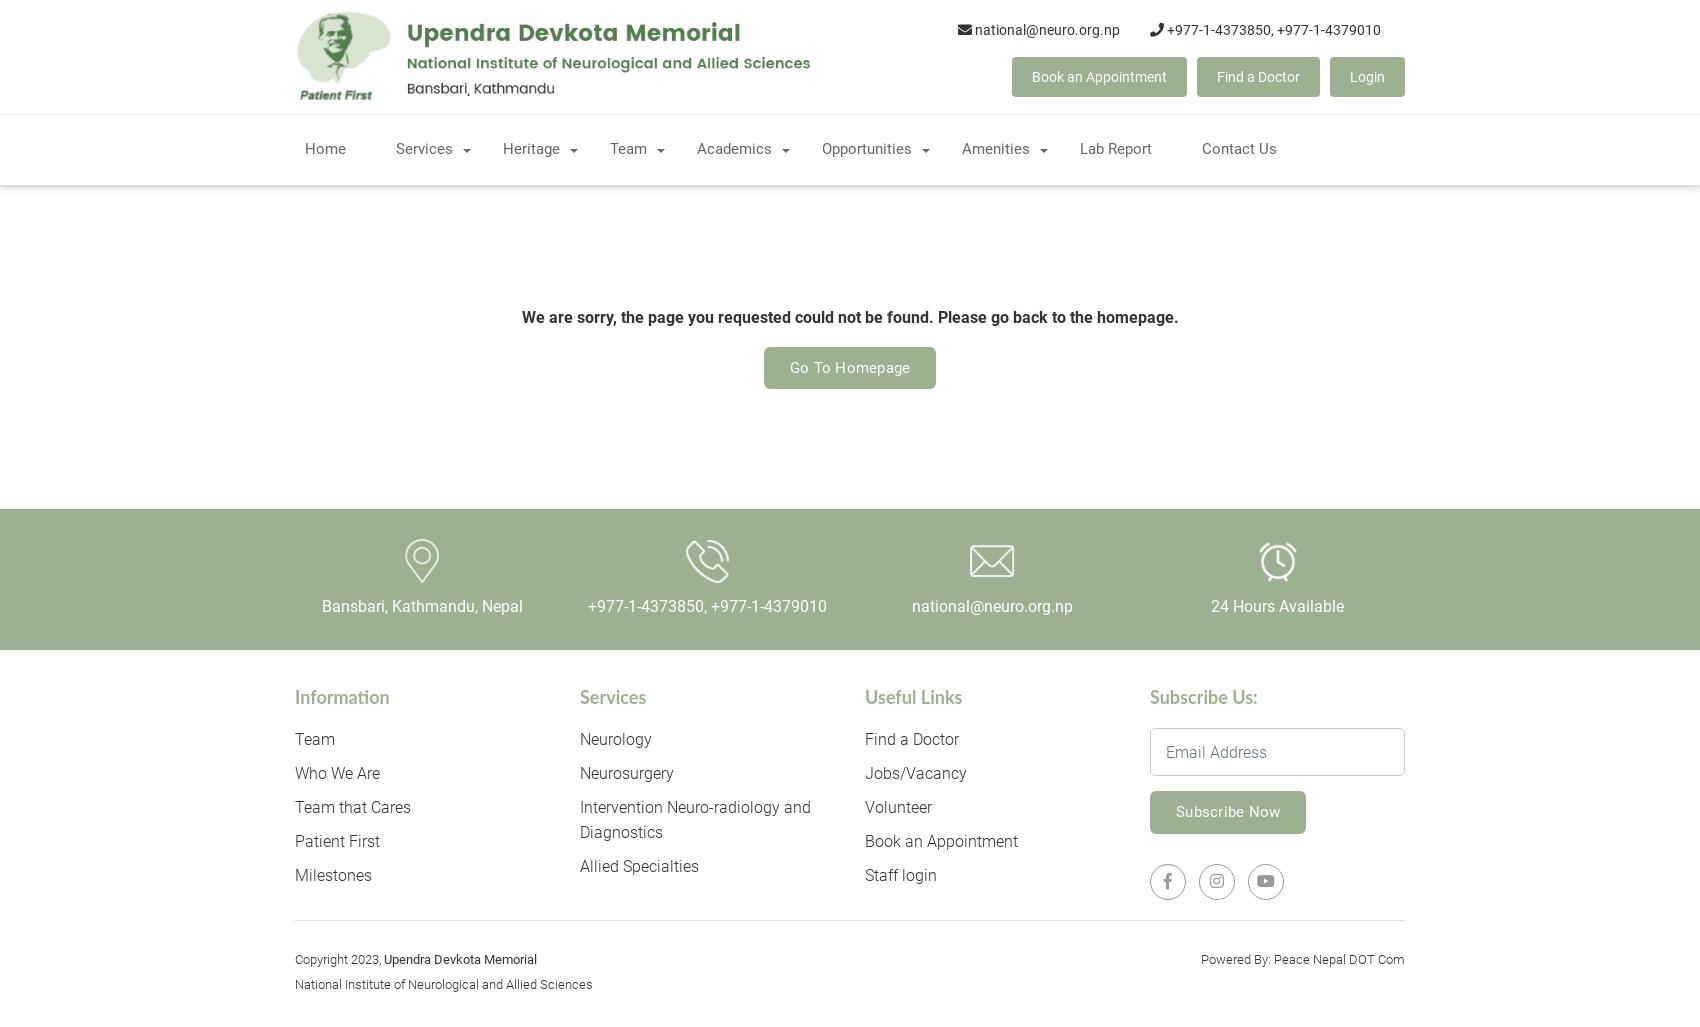 This screenshot has width=1700, height=1027. What do you see at coordinates (1339, 958) in the screenshot?
I see `'Peace Nepal DOT Com'` at bounding box center [1339, 958].